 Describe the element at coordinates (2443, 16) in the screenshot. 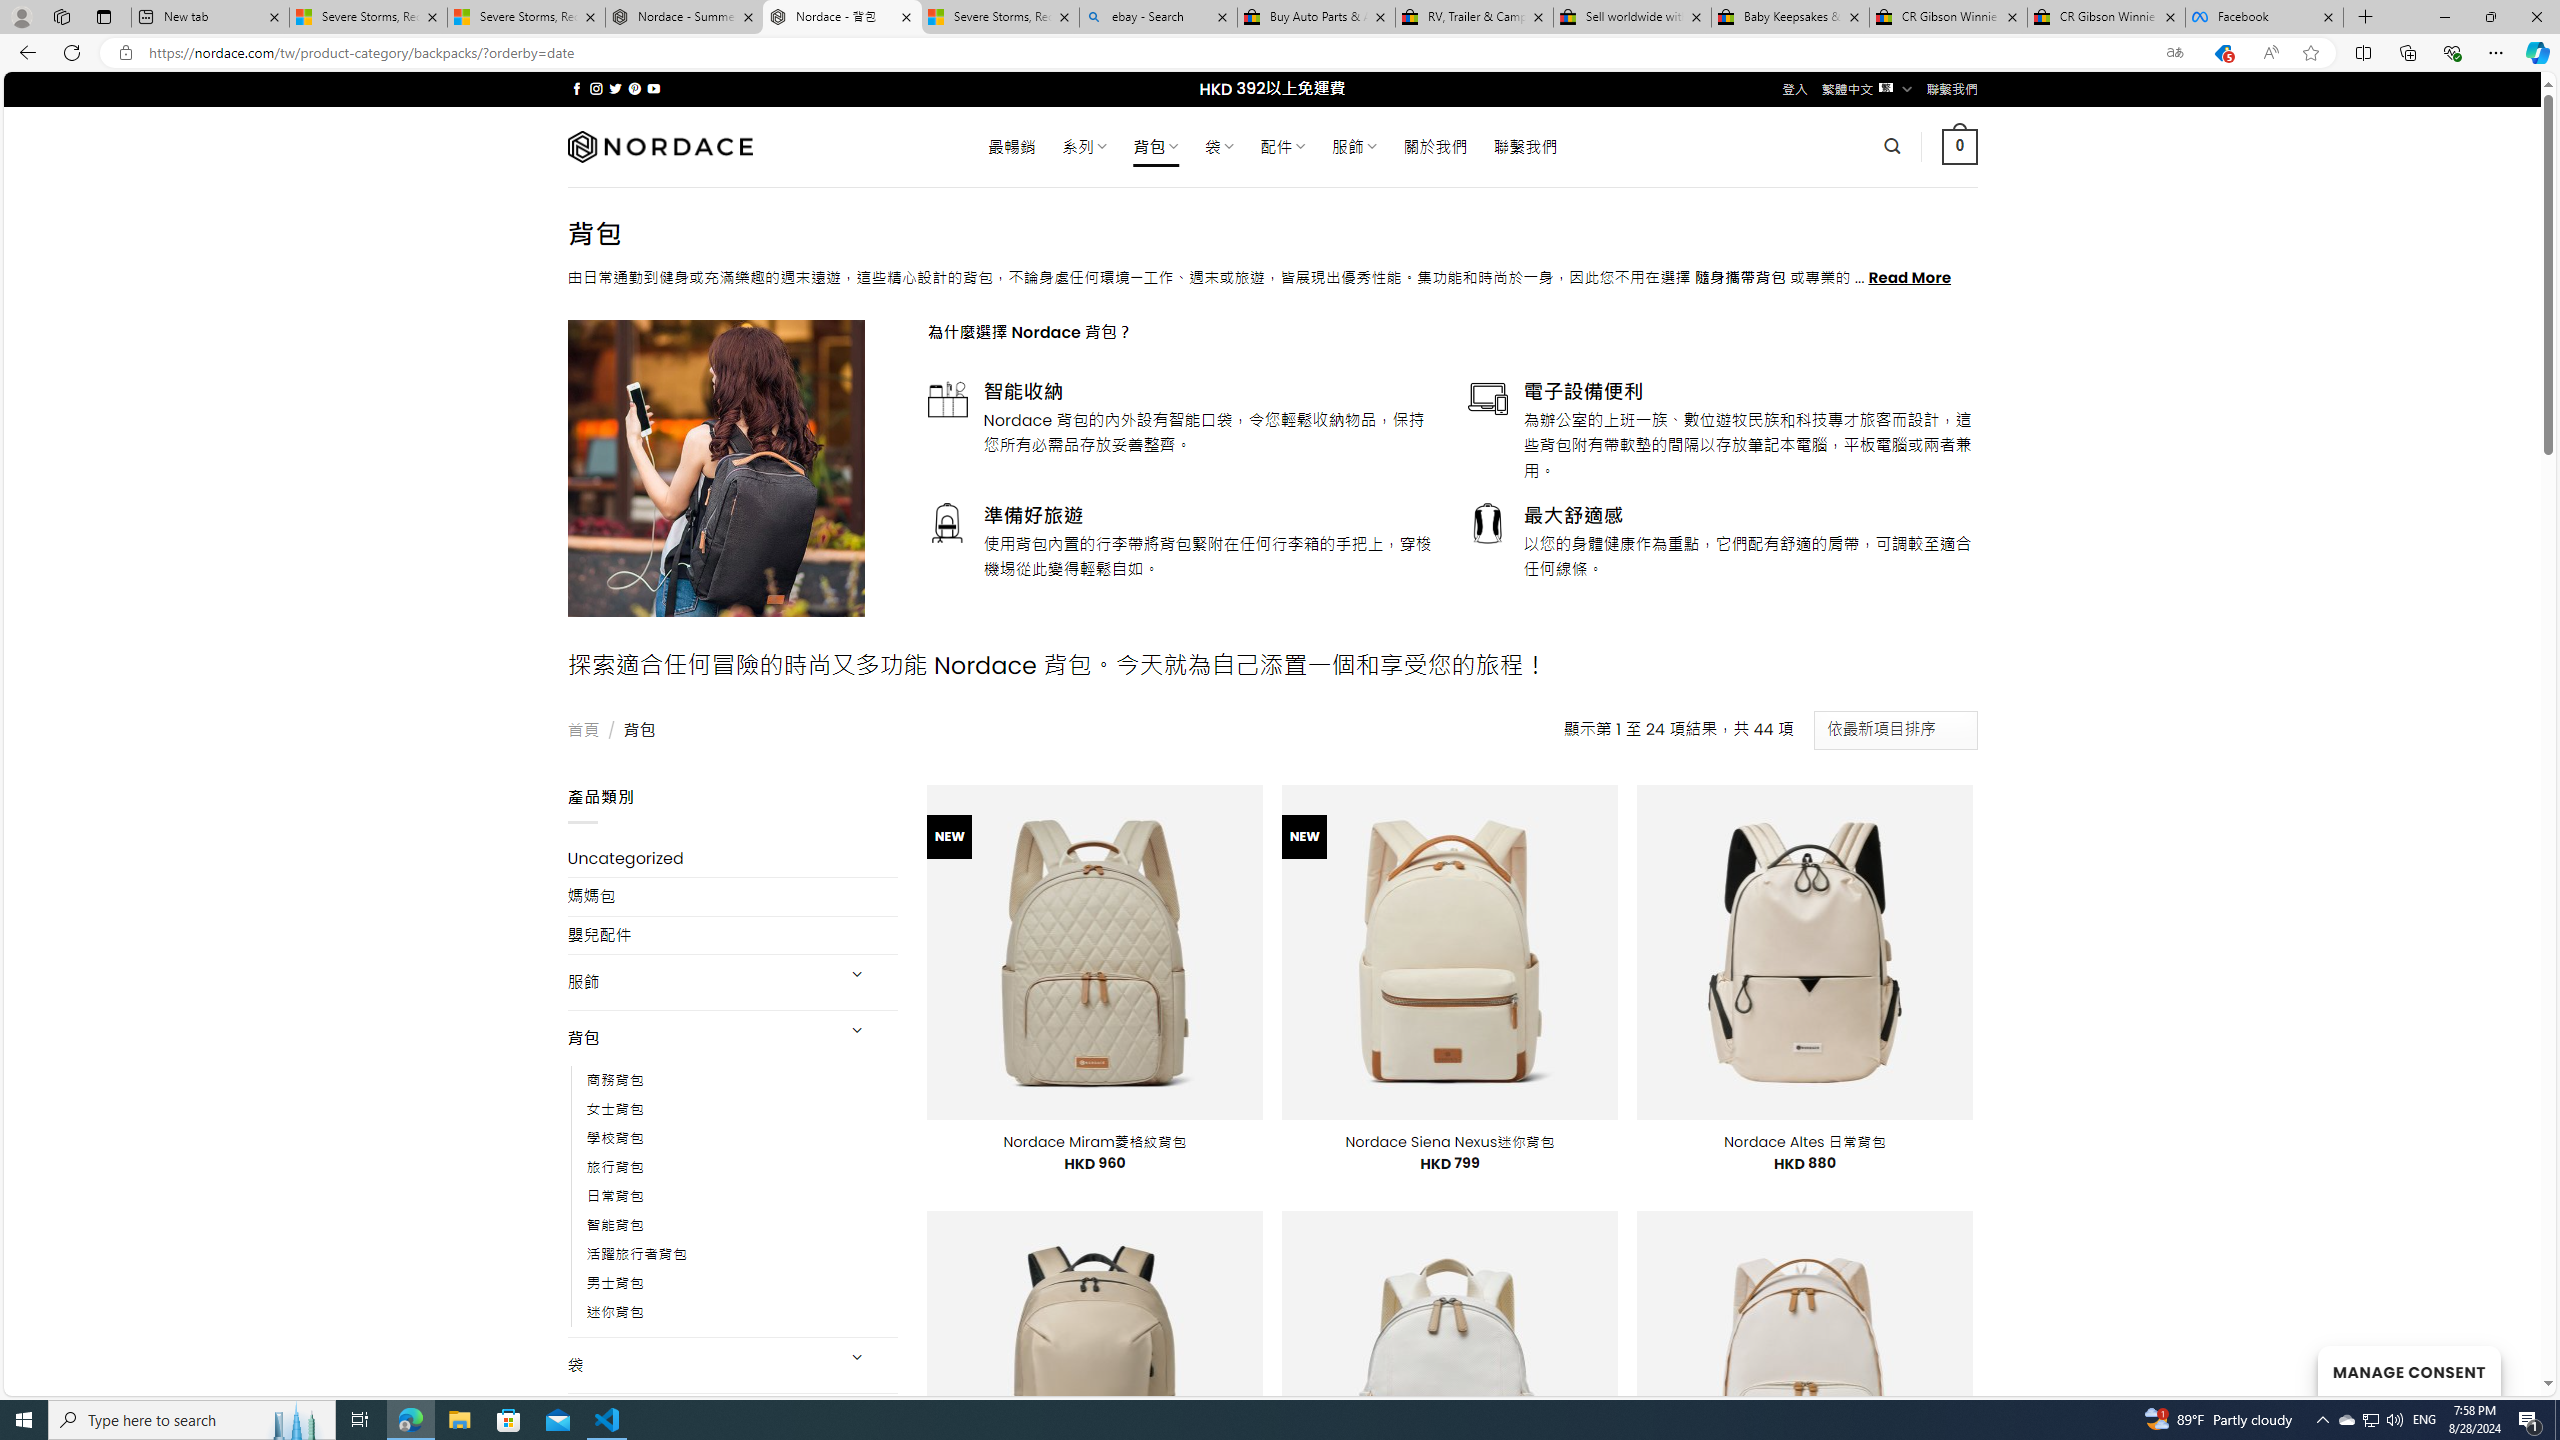

I see `'Minimize'` at that location.